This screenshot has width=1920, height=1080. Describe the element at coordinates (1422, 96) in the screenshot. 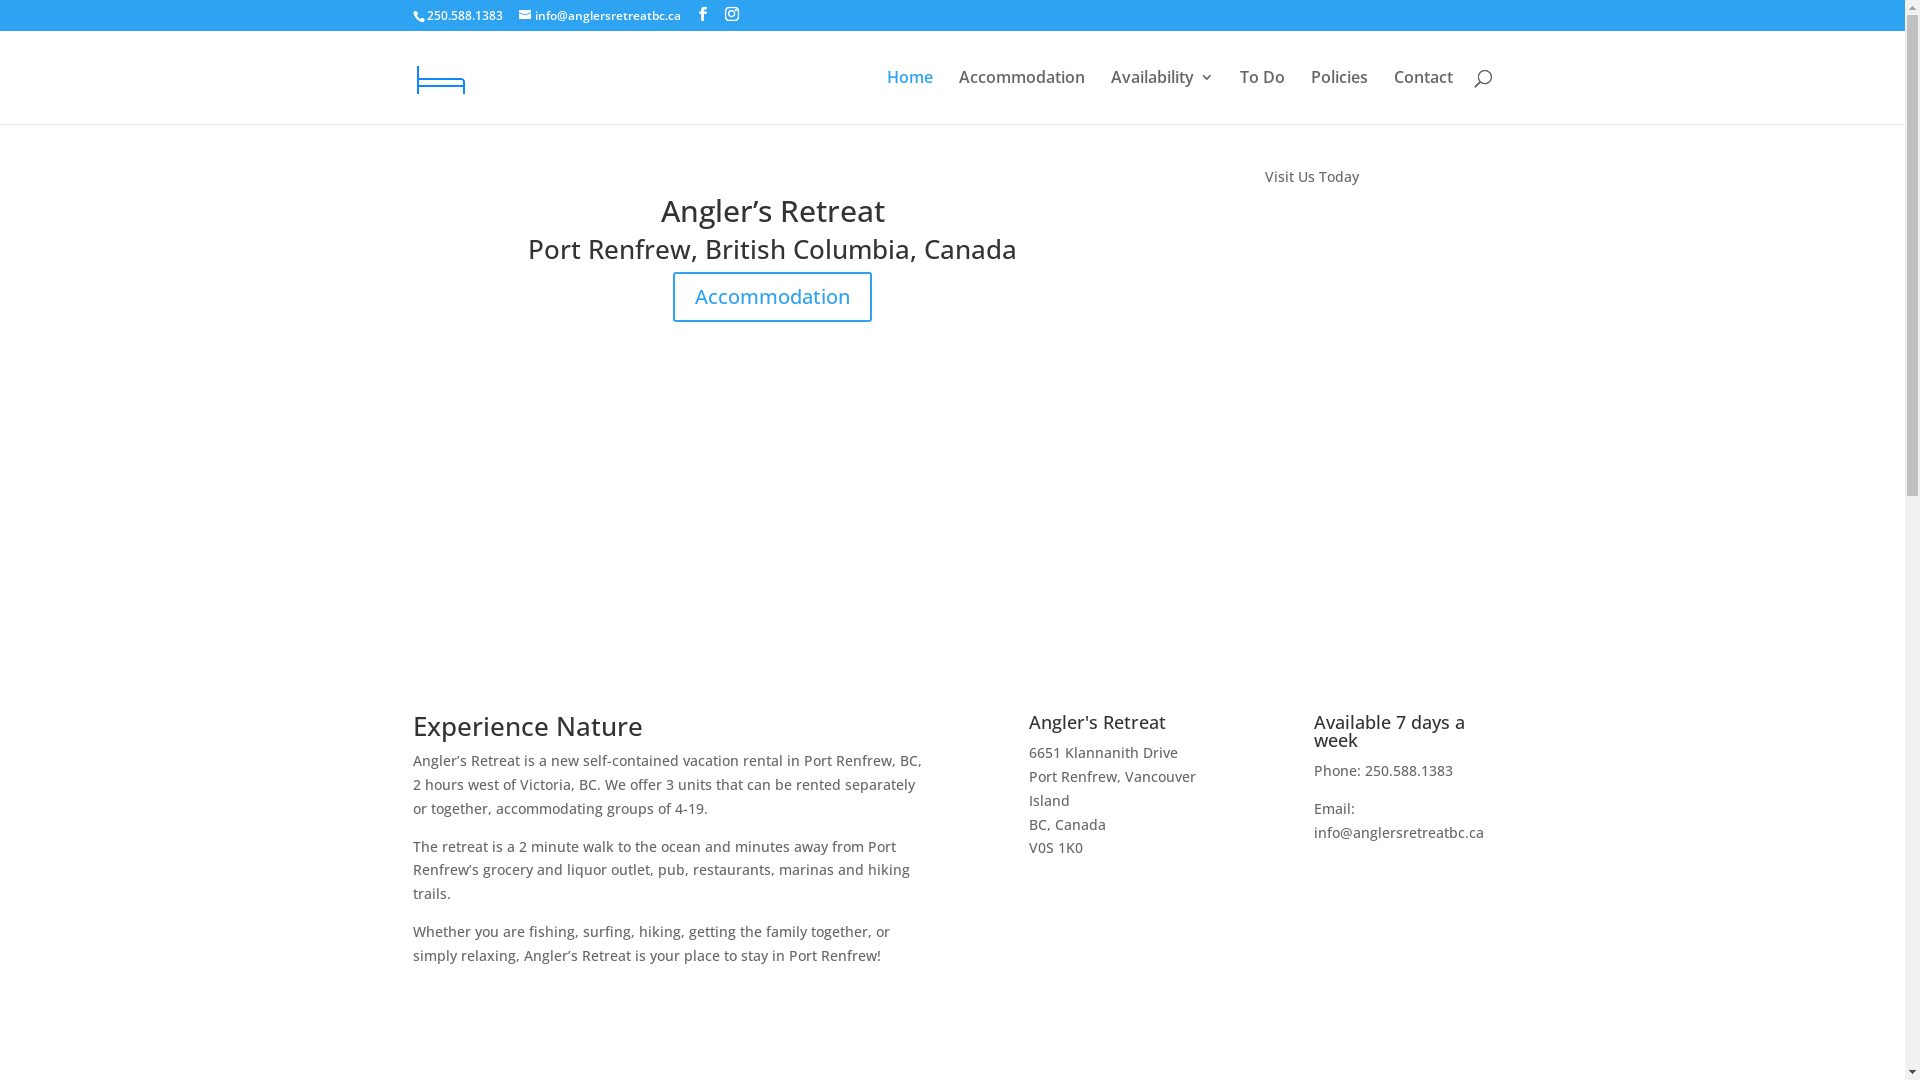

I see `'Contact'` at that location.